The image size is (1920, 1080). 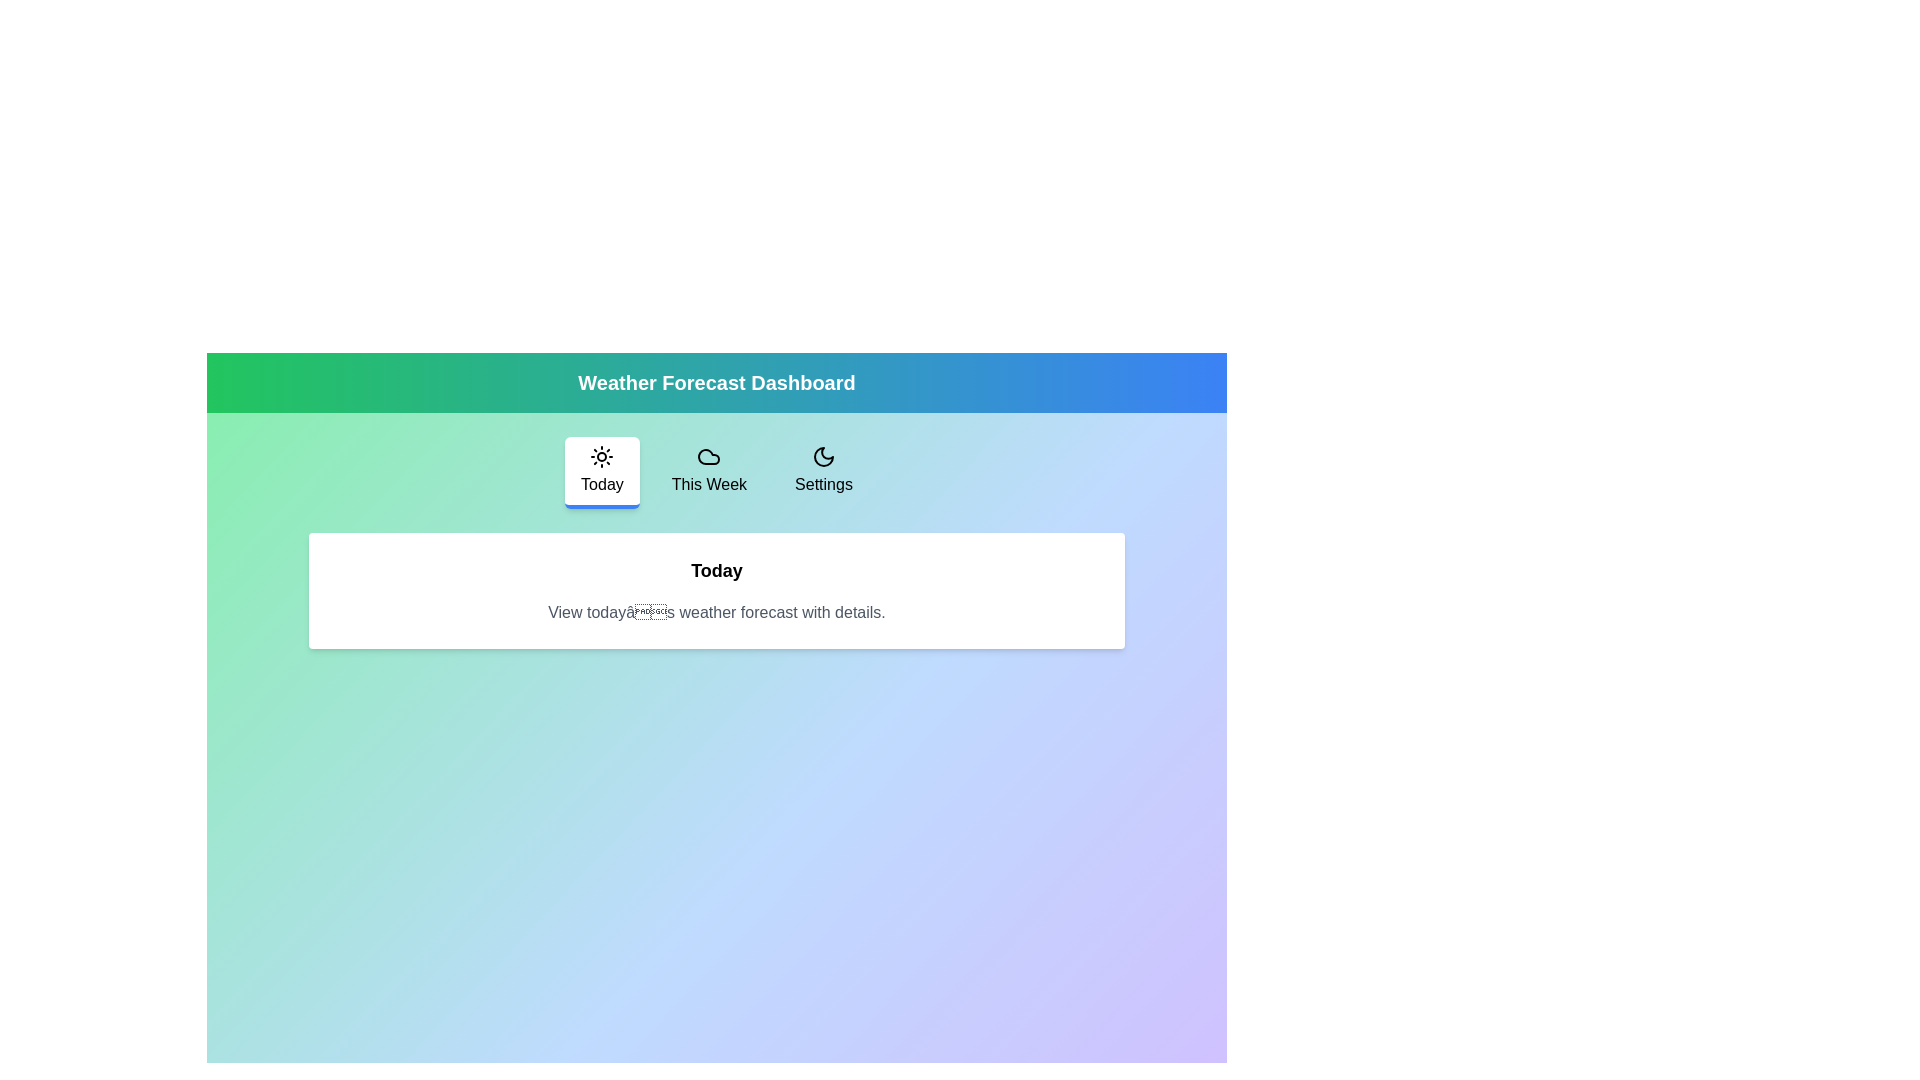 I want to click on the tab labeled Today to navigate to it, so click(x=600, y=473).